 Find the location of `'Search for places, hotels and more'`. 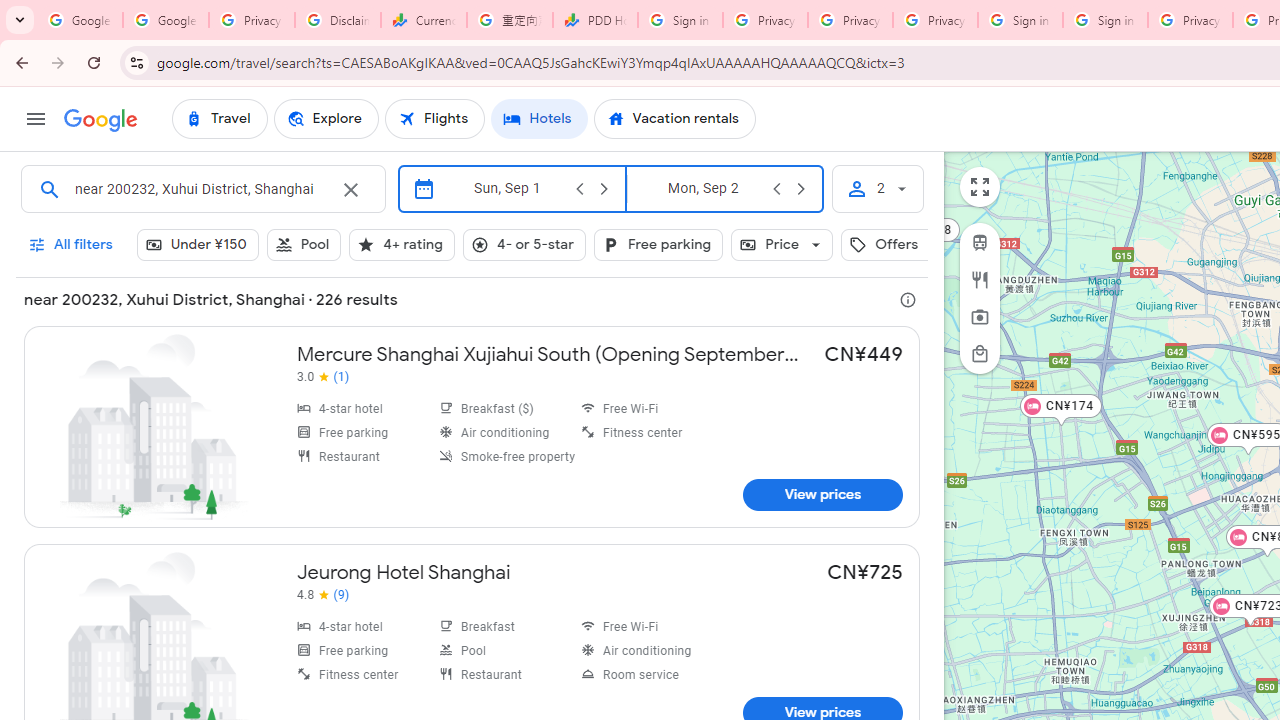

'Search for places, hotels and more' is located at coordinates (200, 189).